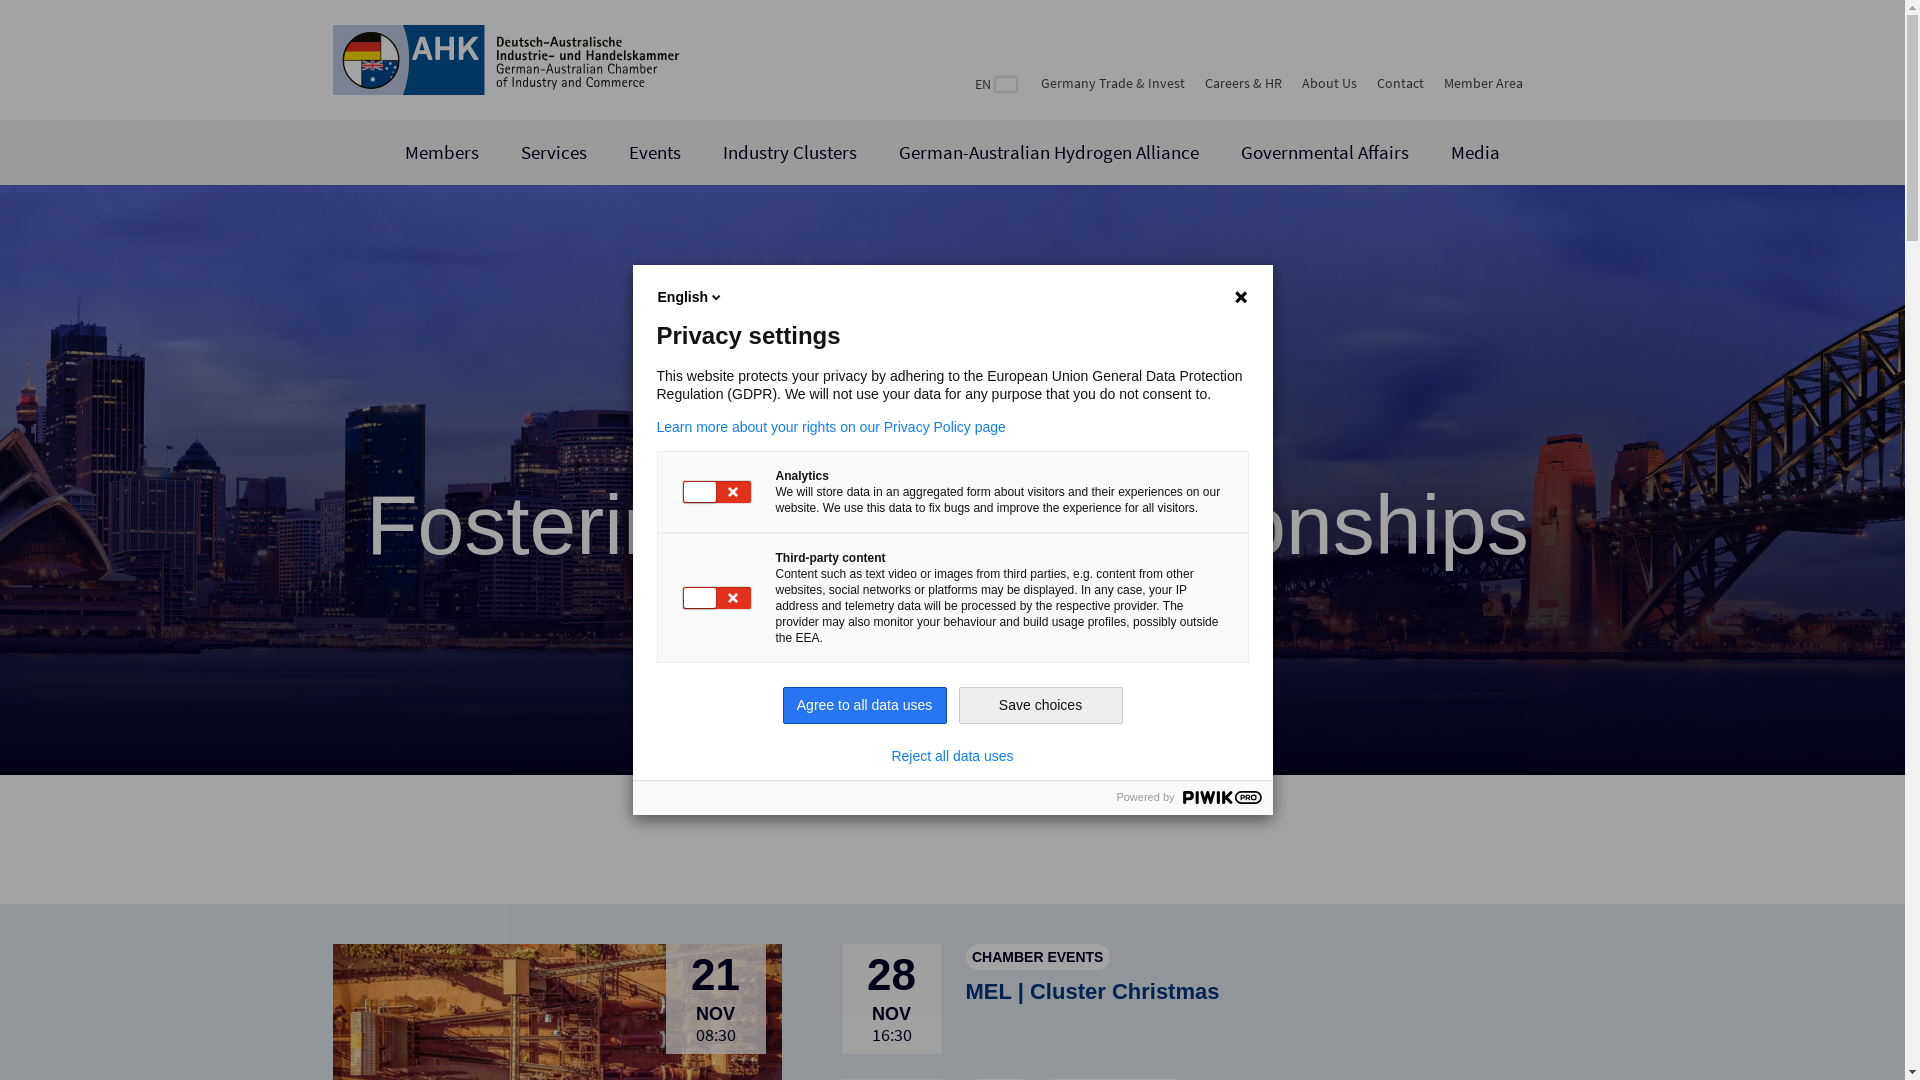 Image resolution: width=1920 pixels, height=1080 pixels. I want to click on 'Governmental Affairs', so click(1324, 151).